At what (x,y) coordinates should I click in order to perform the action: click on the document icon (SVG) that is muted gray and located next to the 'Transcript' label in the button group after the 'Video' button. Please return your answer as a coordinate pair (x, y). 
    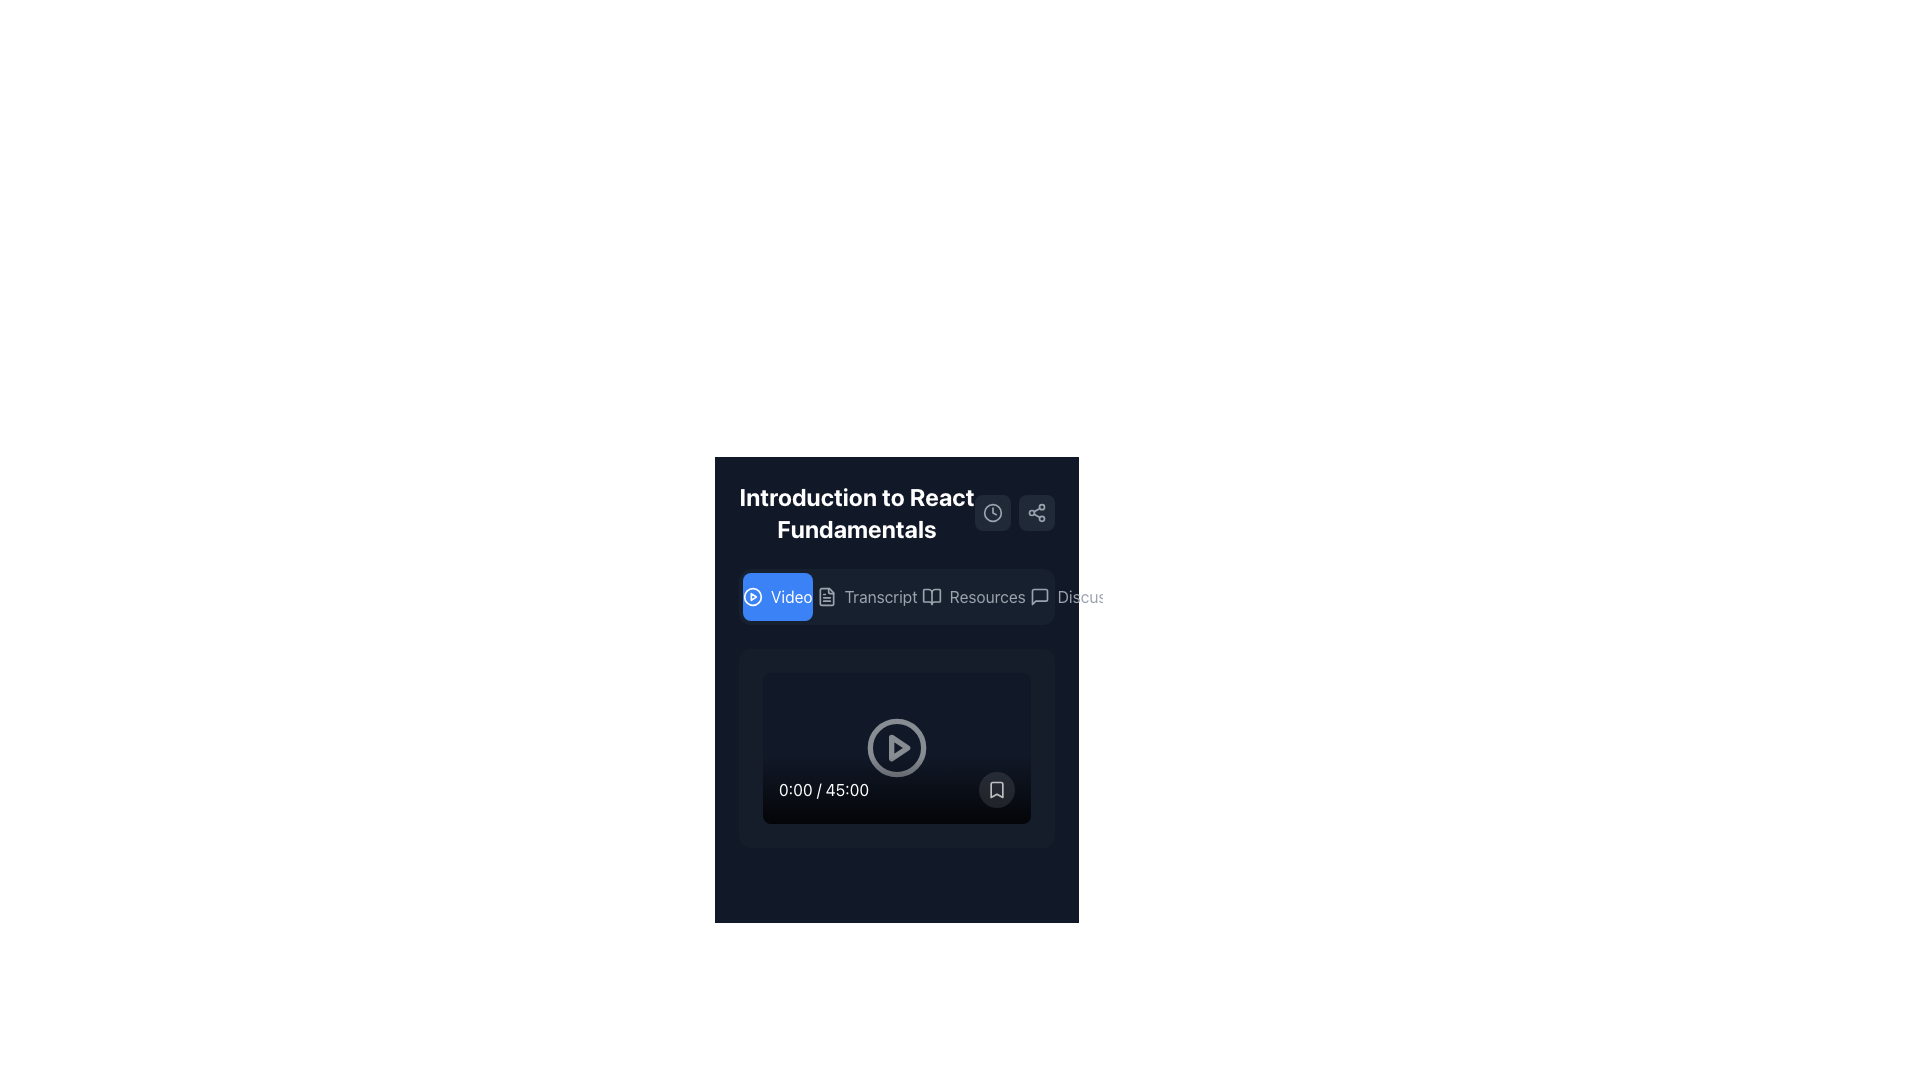
    Looking at the image, I should click on (826, 596).